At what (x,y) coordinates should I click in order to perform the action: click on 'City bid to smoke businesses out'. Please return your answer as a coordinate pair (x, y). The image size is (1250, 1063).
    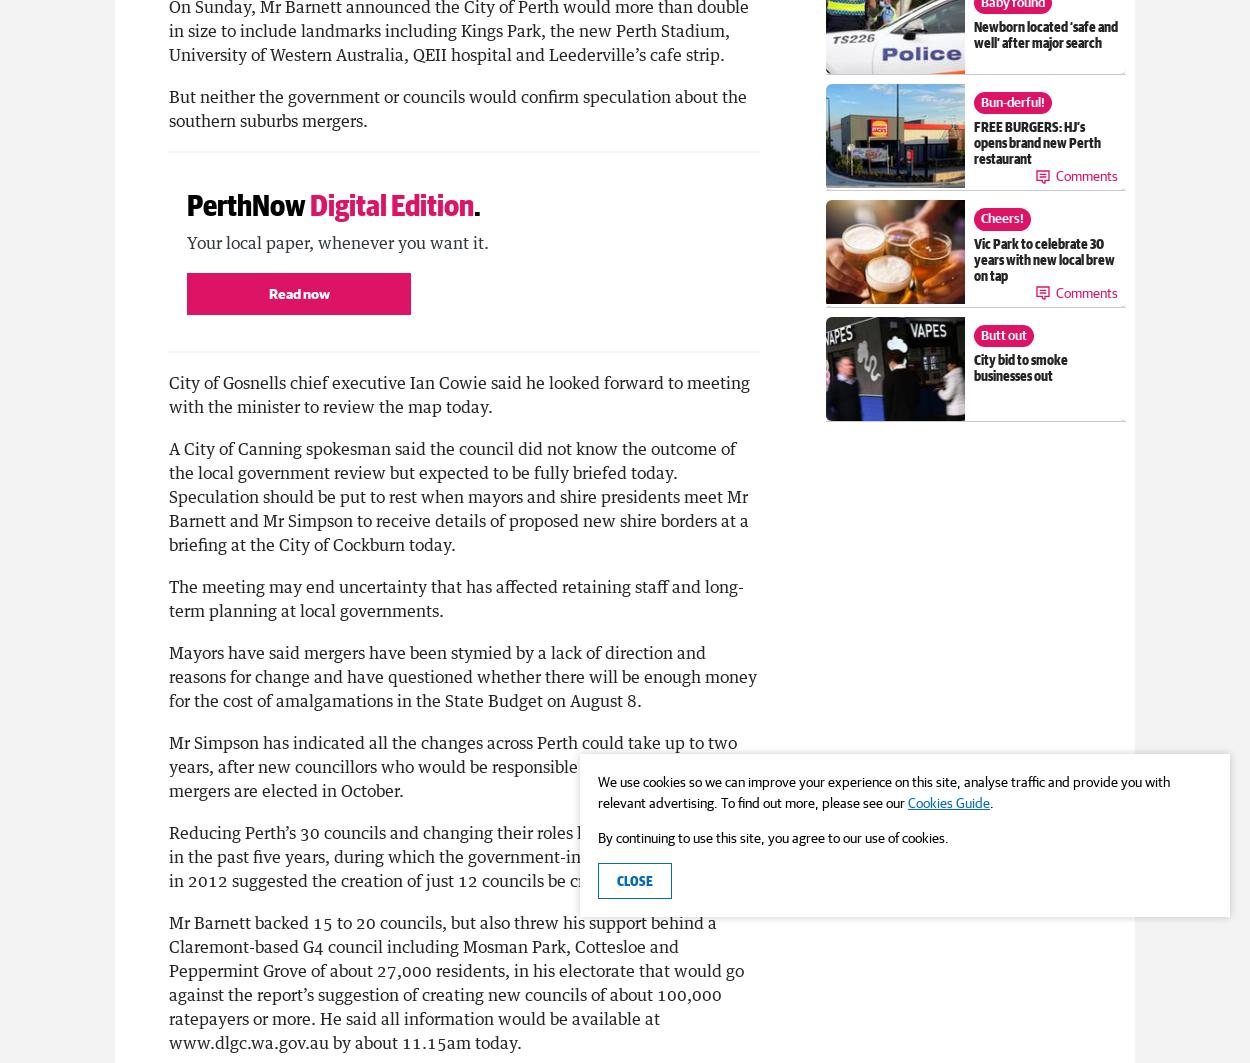
    Looking at the image, I should click on (1019, 366).